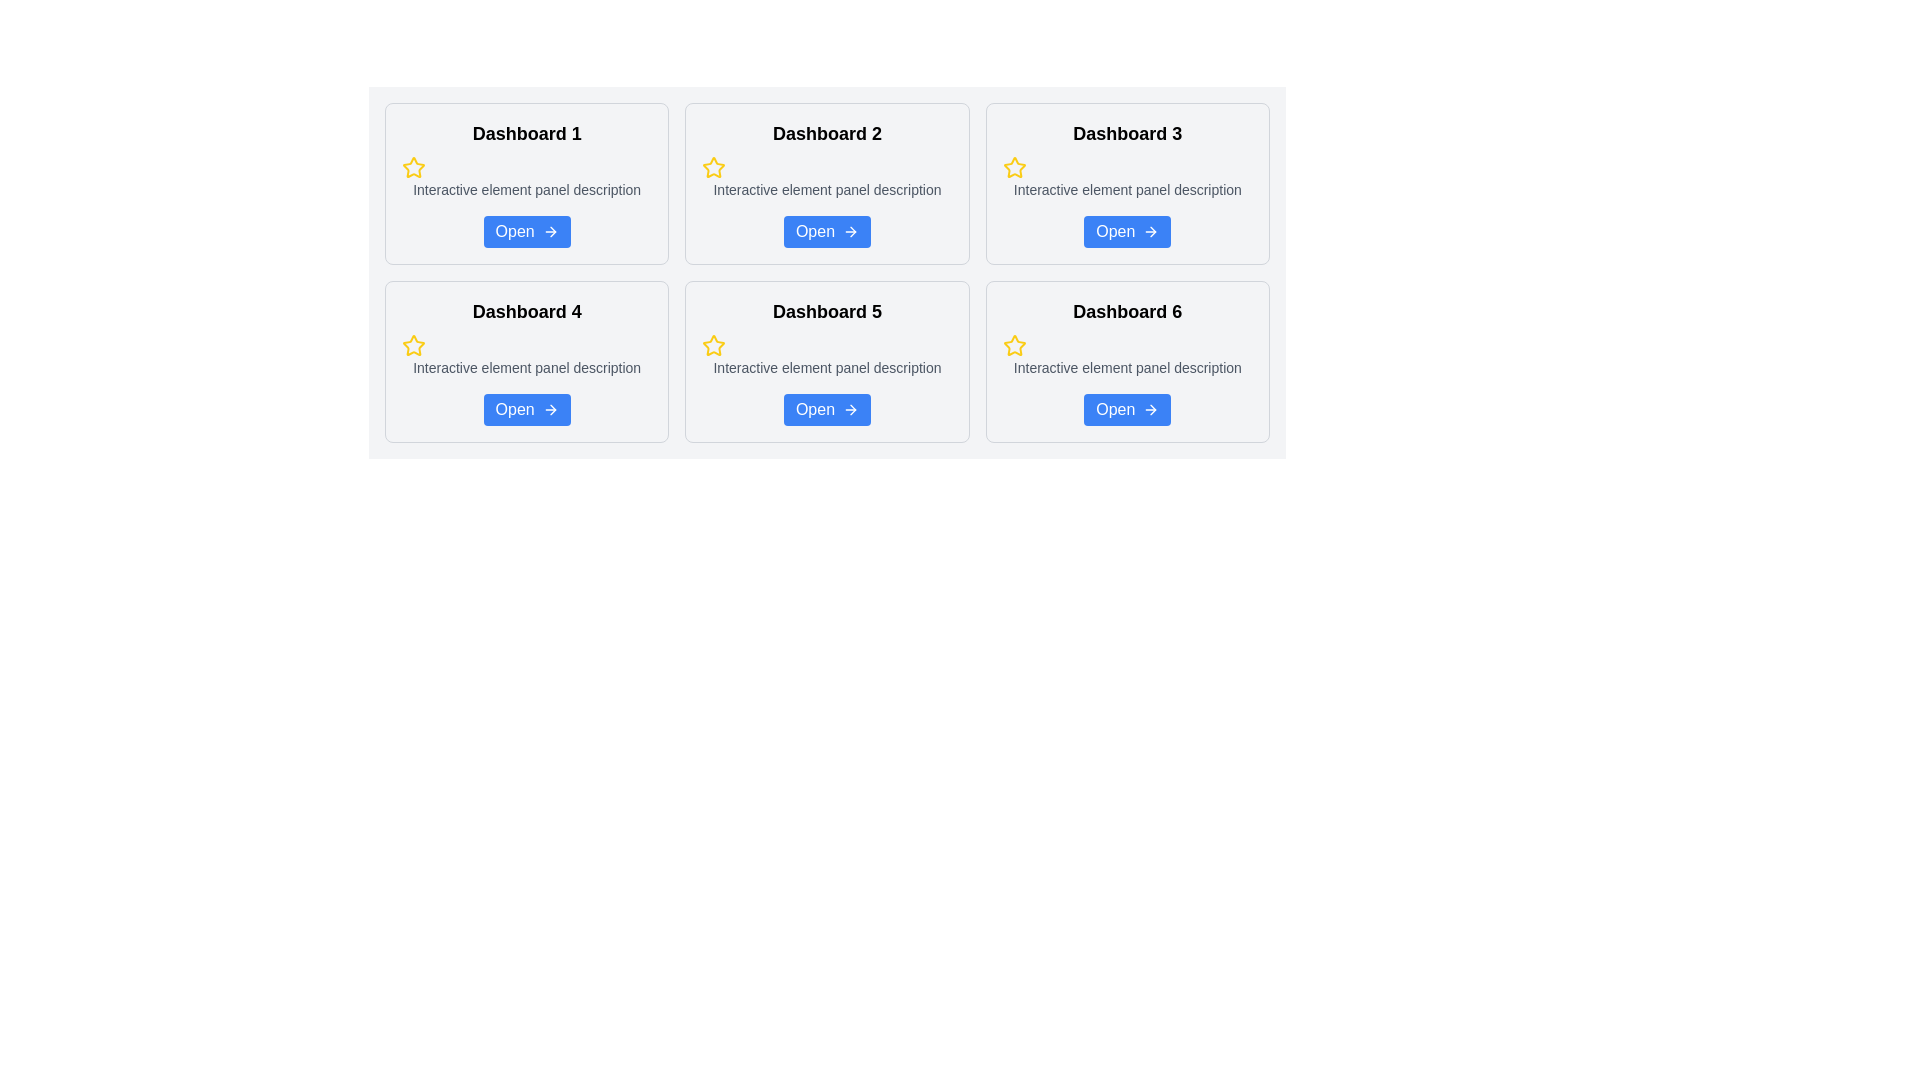  What do you see at coordinates (1014, 167) in the screenshot?
I see `the star-shaped icon outlined in yellow, which is located to the left of the text 'Dashboard 3' in the third card of the top row` at bounding box center [1014, 167].